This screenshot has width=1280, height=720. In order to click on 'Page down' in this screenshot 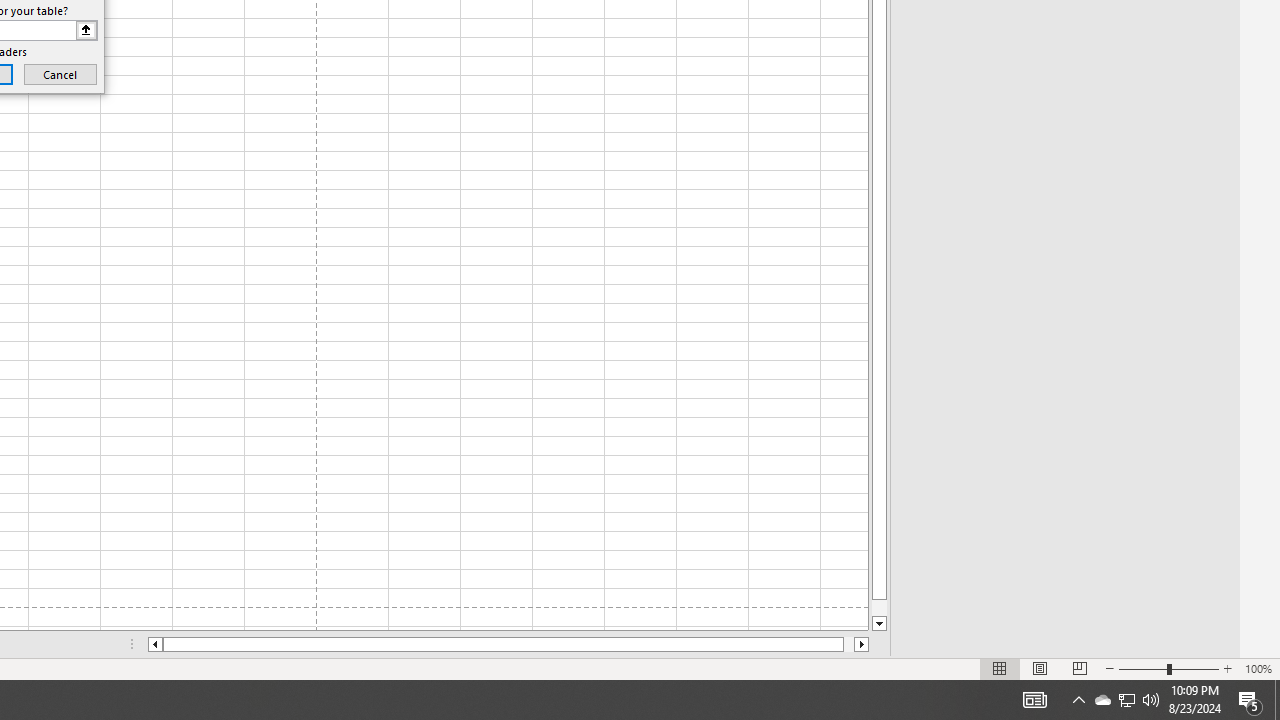, I will do `click(879, 607)`.